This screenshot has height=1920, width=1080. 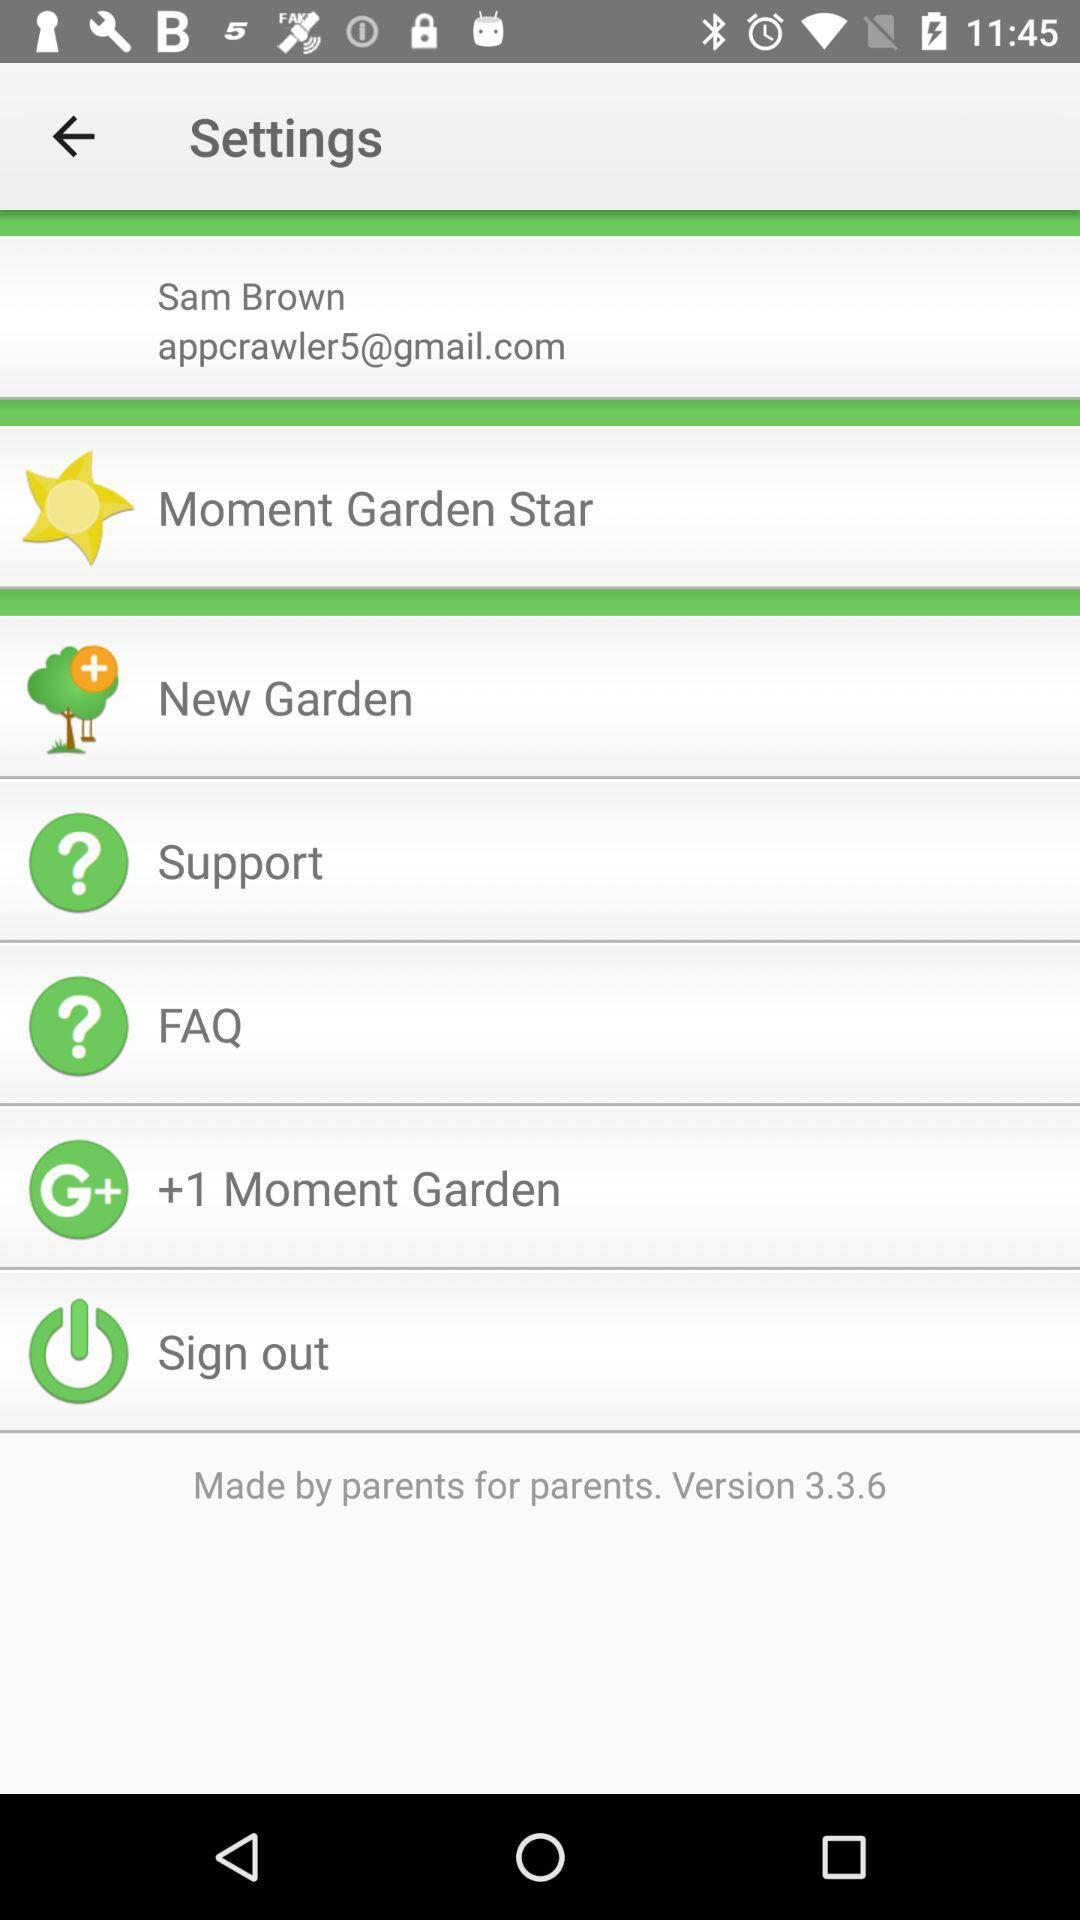 What do you see at coordinates (609, 1024) in the screenshot?
I see `the faq icon` at bounding box center [609, 1024].